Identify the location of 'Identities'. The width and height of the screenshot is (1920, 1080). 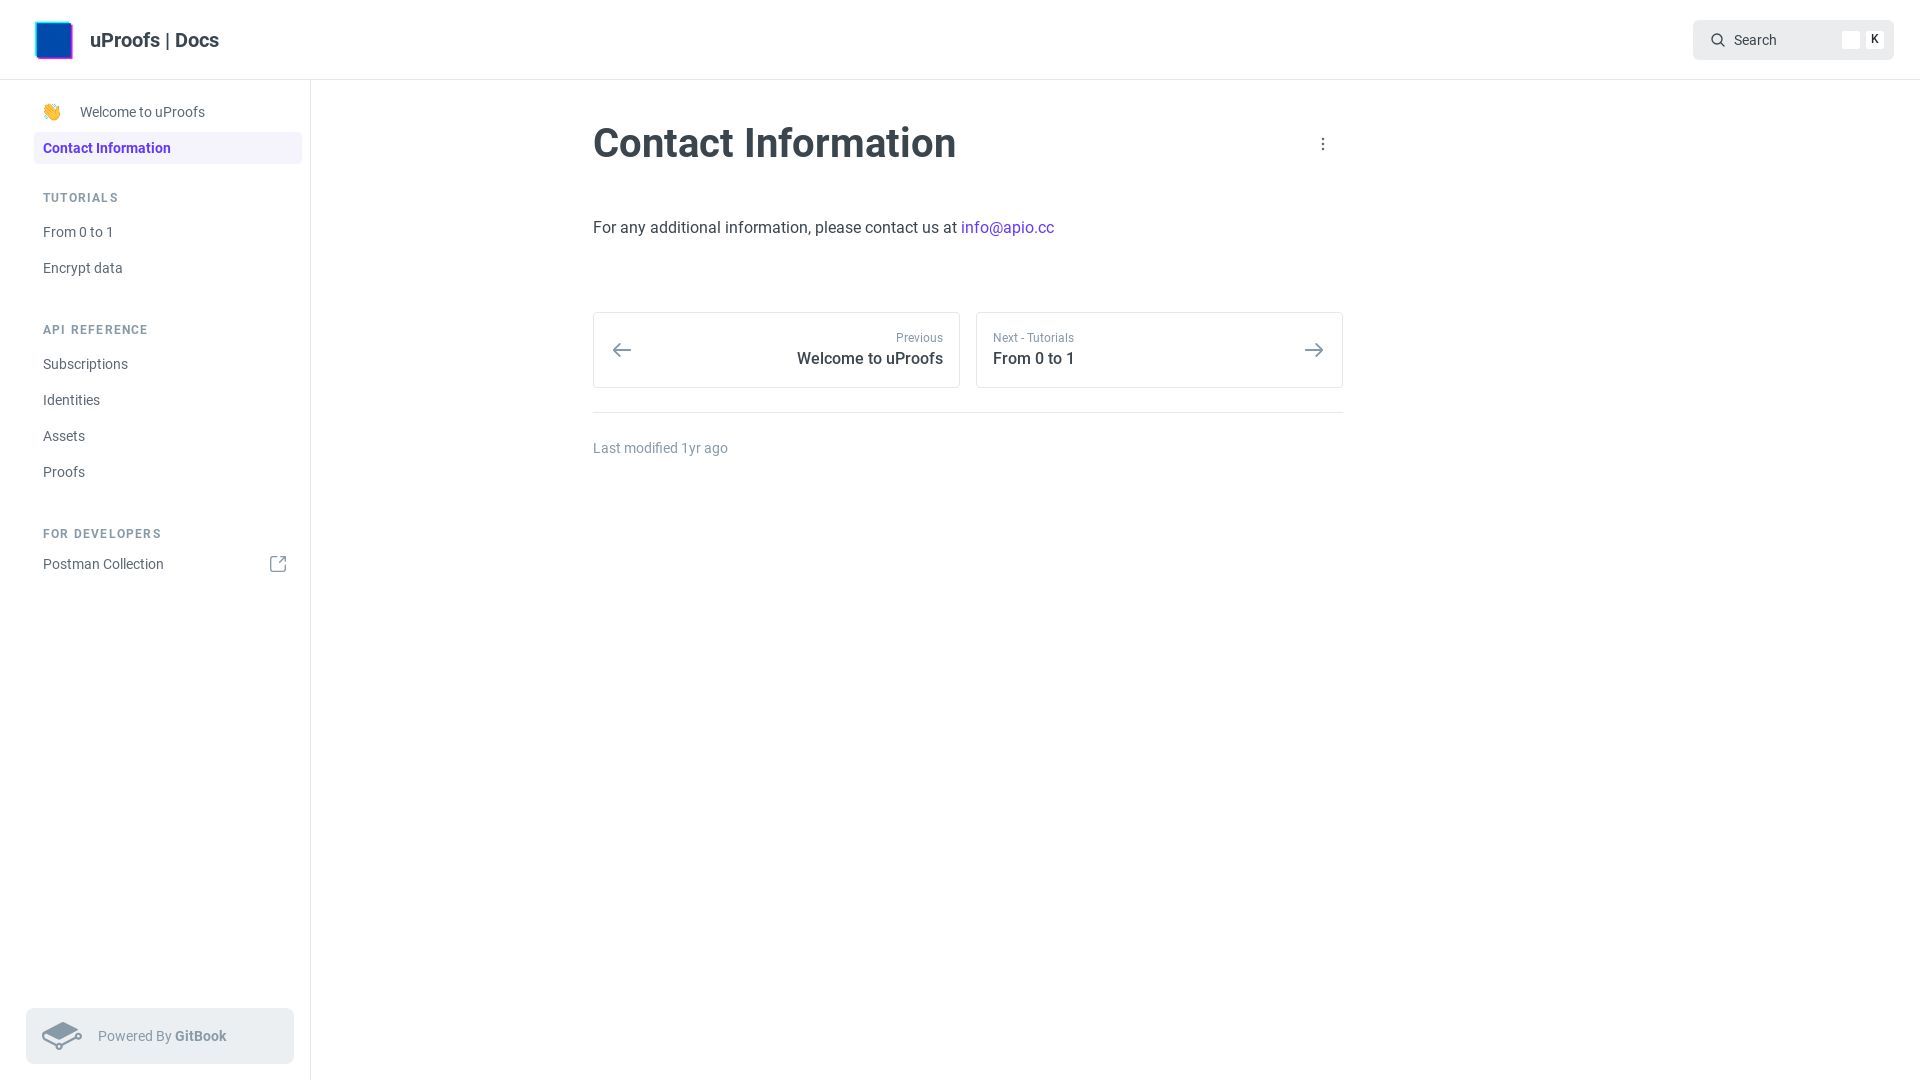
(168, 400).